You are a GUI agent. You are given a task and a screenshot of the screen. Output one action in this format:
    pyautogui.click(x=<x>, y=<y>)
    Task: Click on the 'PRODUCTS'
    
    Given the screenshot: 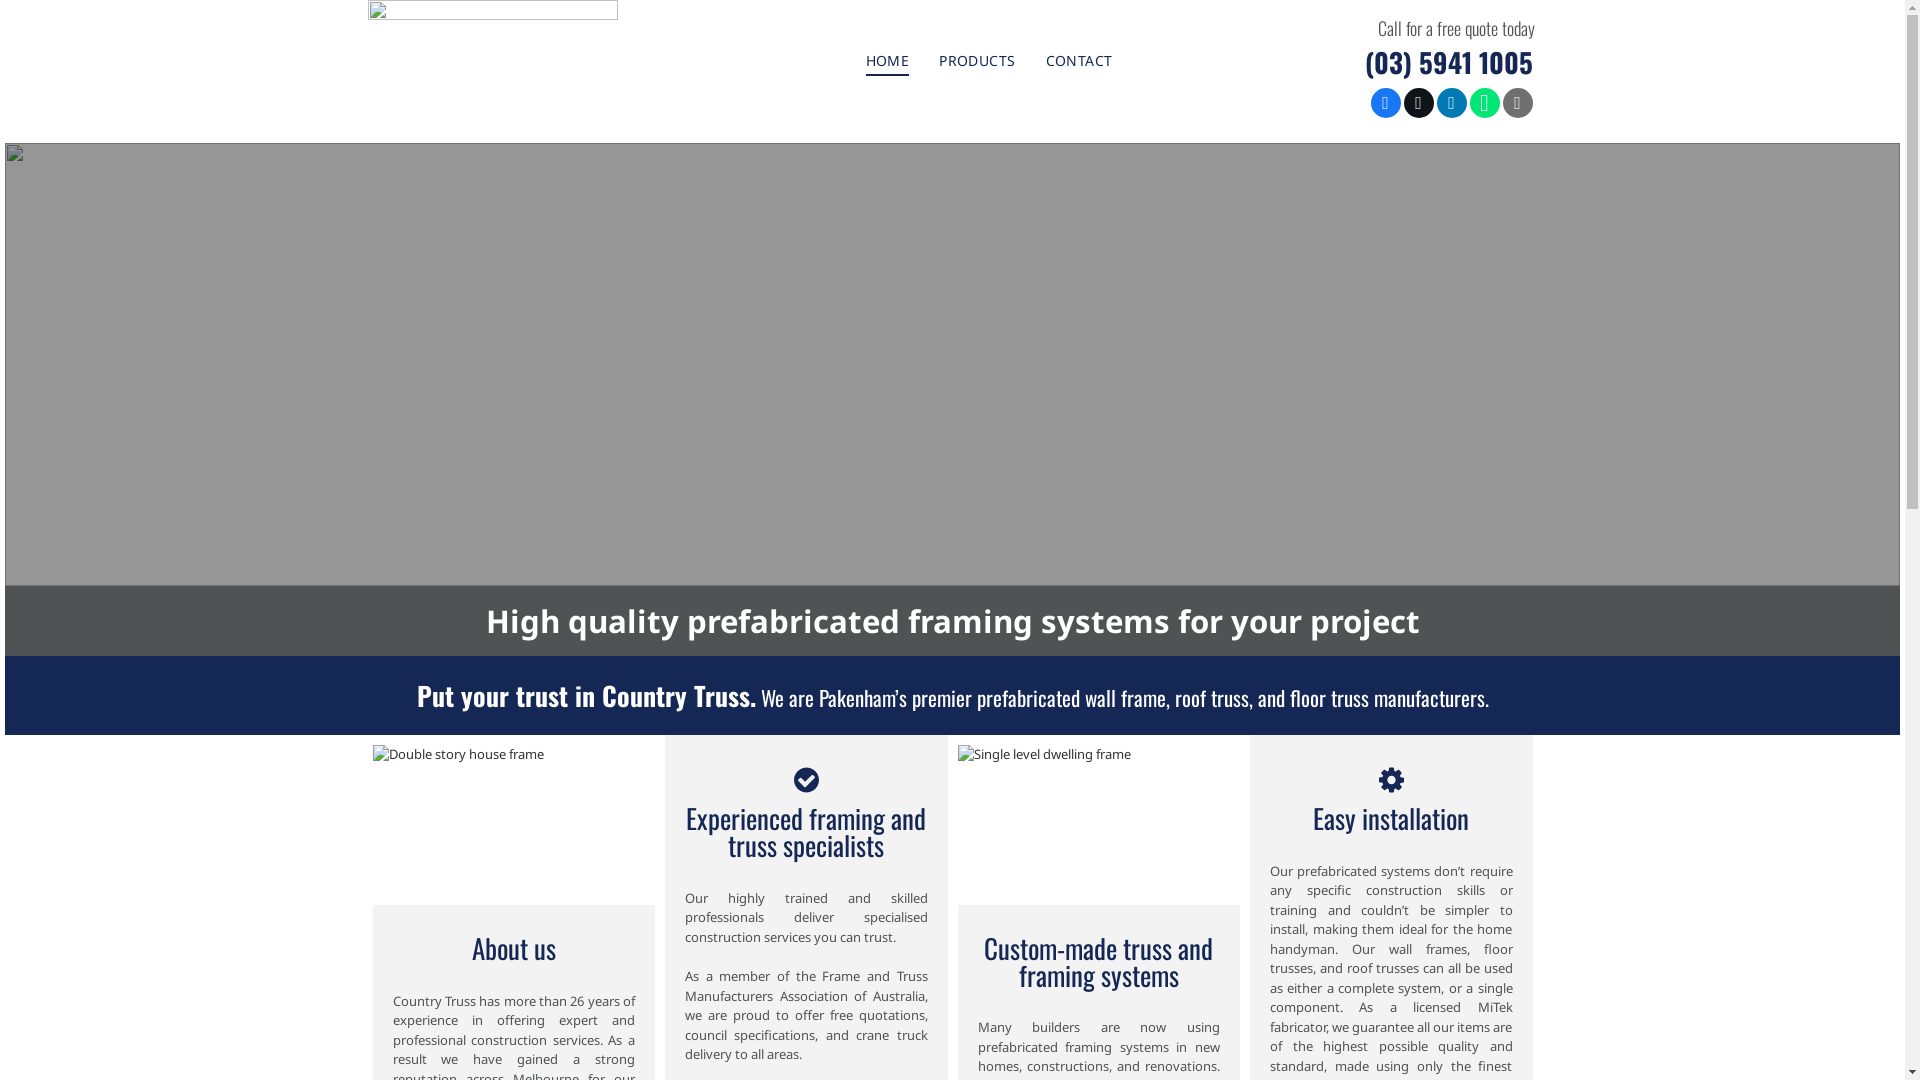 What is the action you would take?
    pyautogui.click(x=977, y=59)
    